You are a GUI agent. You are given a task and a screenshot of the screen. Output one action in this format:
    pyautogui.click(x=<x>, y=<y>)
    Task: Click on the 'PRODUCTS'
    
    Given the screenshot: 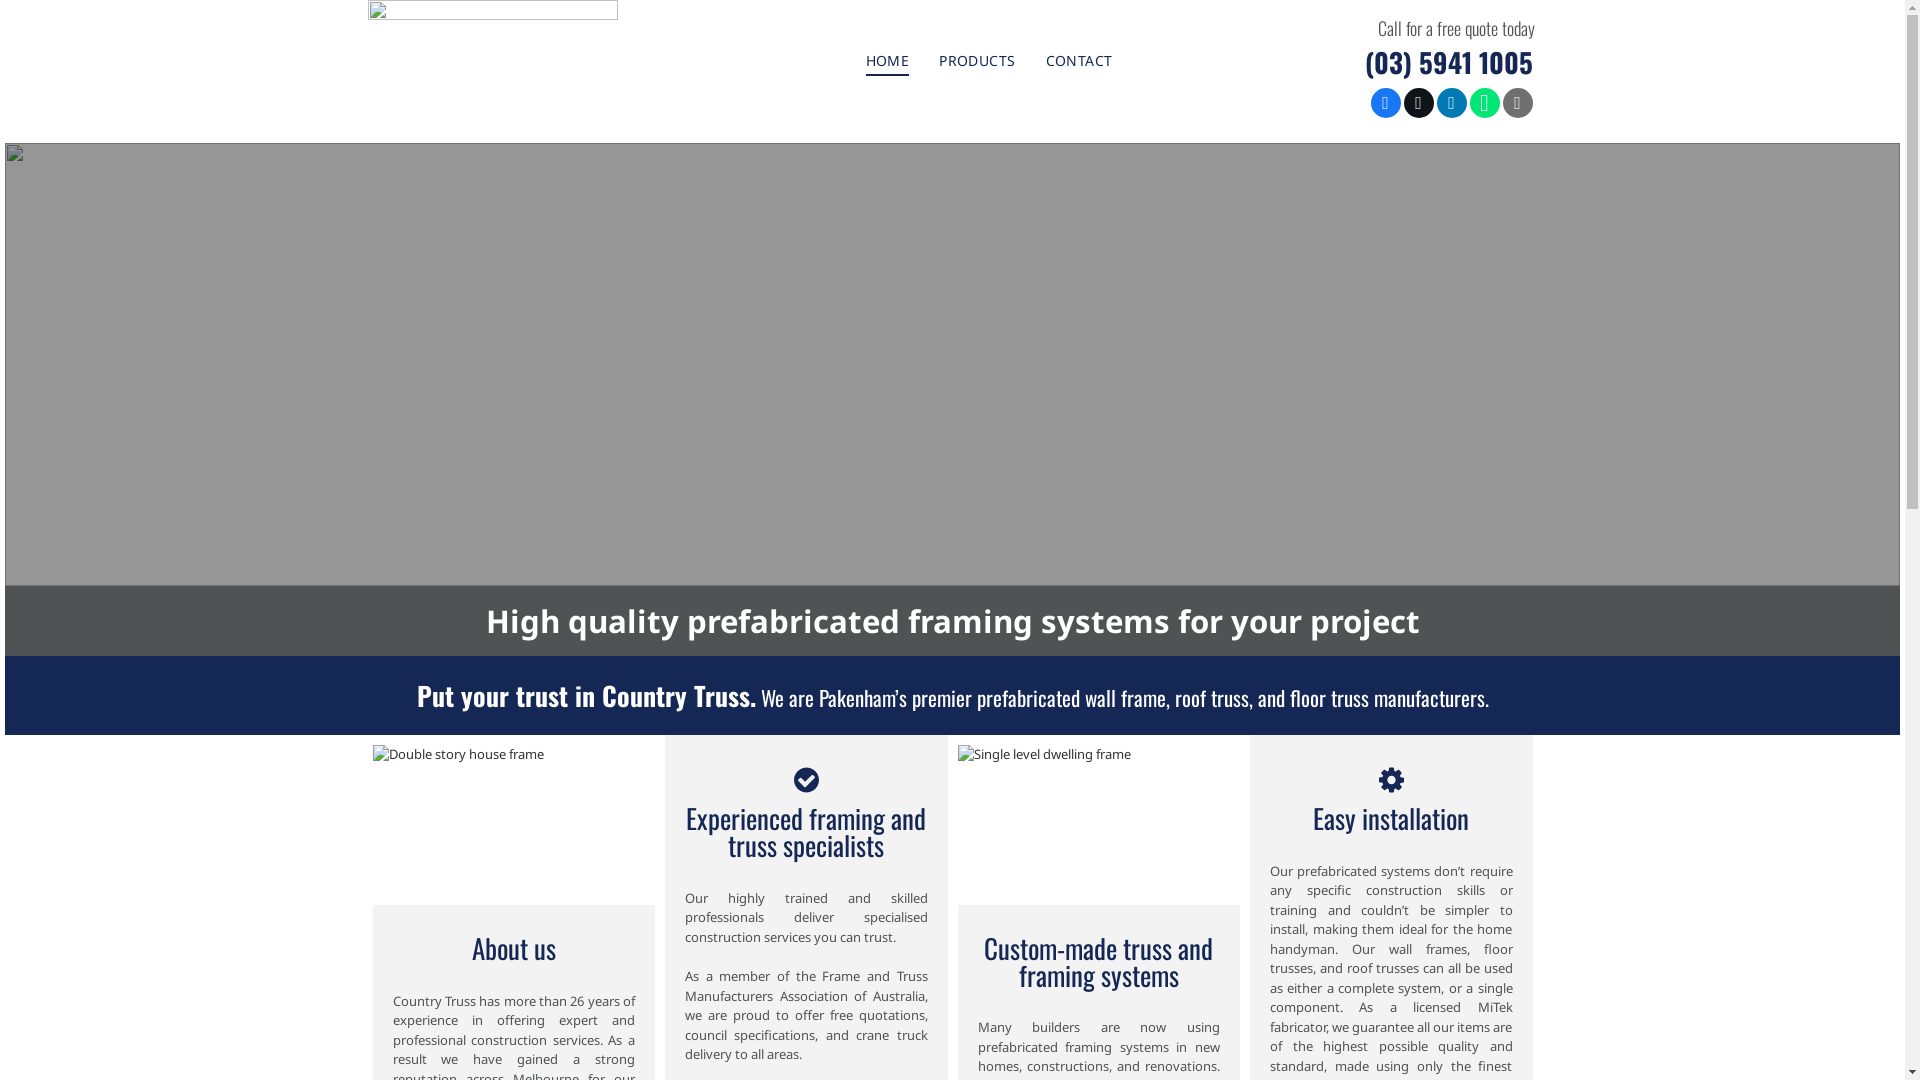 What is the action you would take?
    pyautogui.click(x=977, y=59)
    